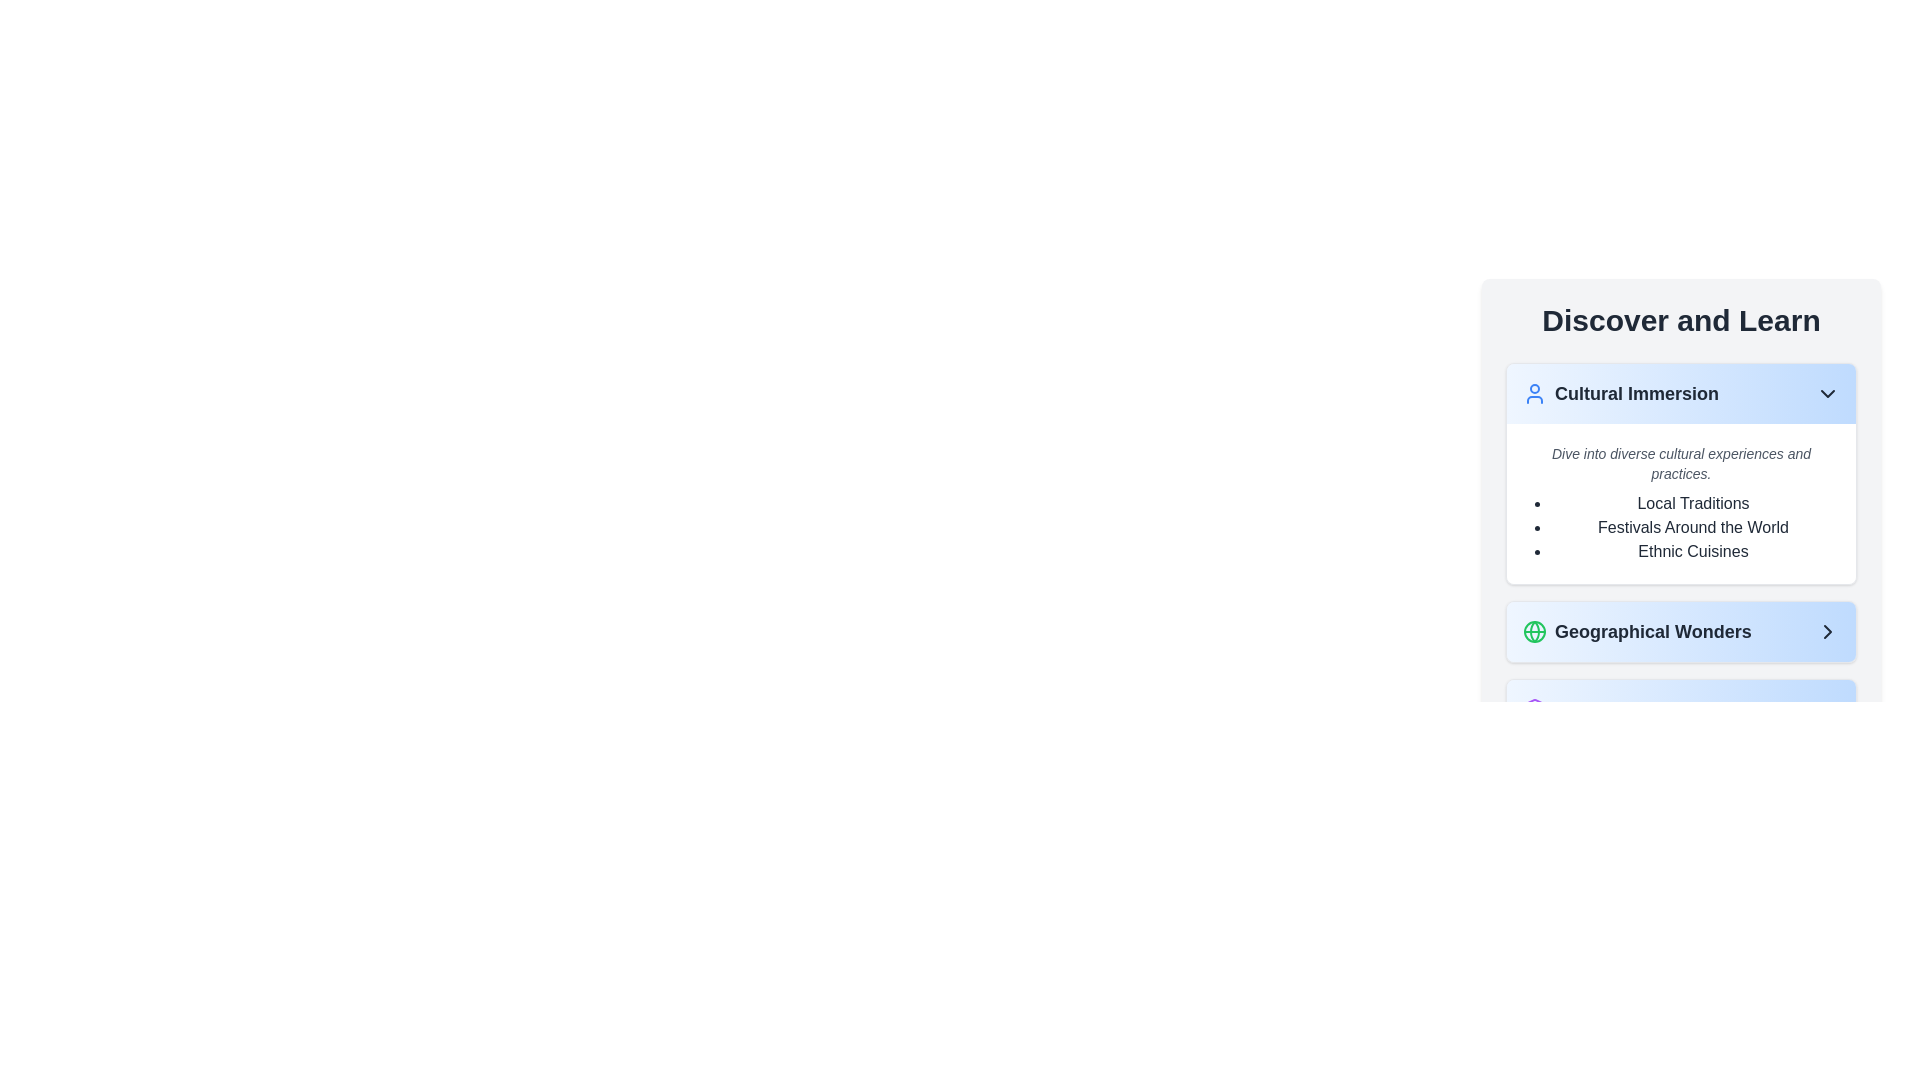  What do you see at coordinates (1828, 708) in the screenshot?
I see `the chevron arrow located at the far right of the 'Geographical Wonders' section in the 'Discover and Learn' interface` at bounding box center [1828, 708].